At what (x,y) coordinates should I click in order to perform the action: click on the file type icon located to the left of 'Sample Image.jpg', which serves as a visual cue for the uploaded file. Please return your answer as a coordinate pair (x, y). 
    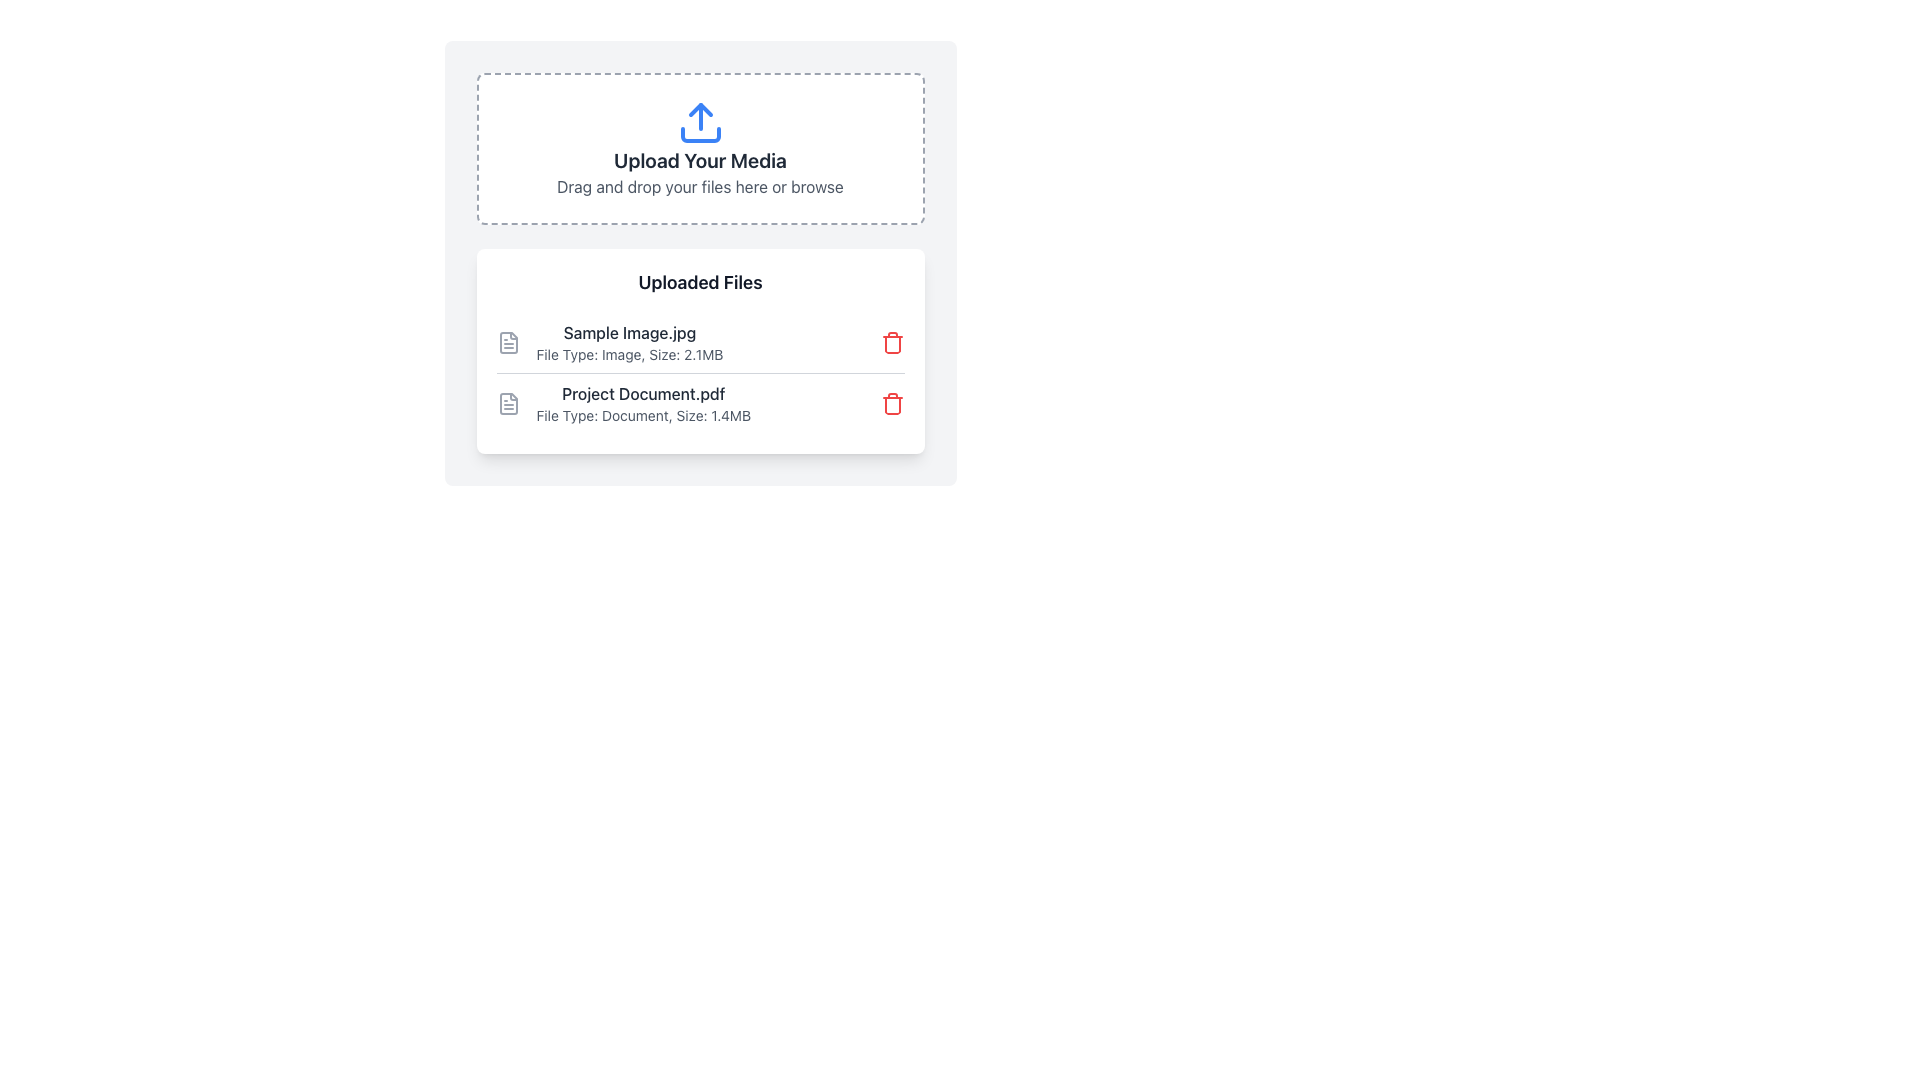
    Looking at the image, I should click on (508, 342).